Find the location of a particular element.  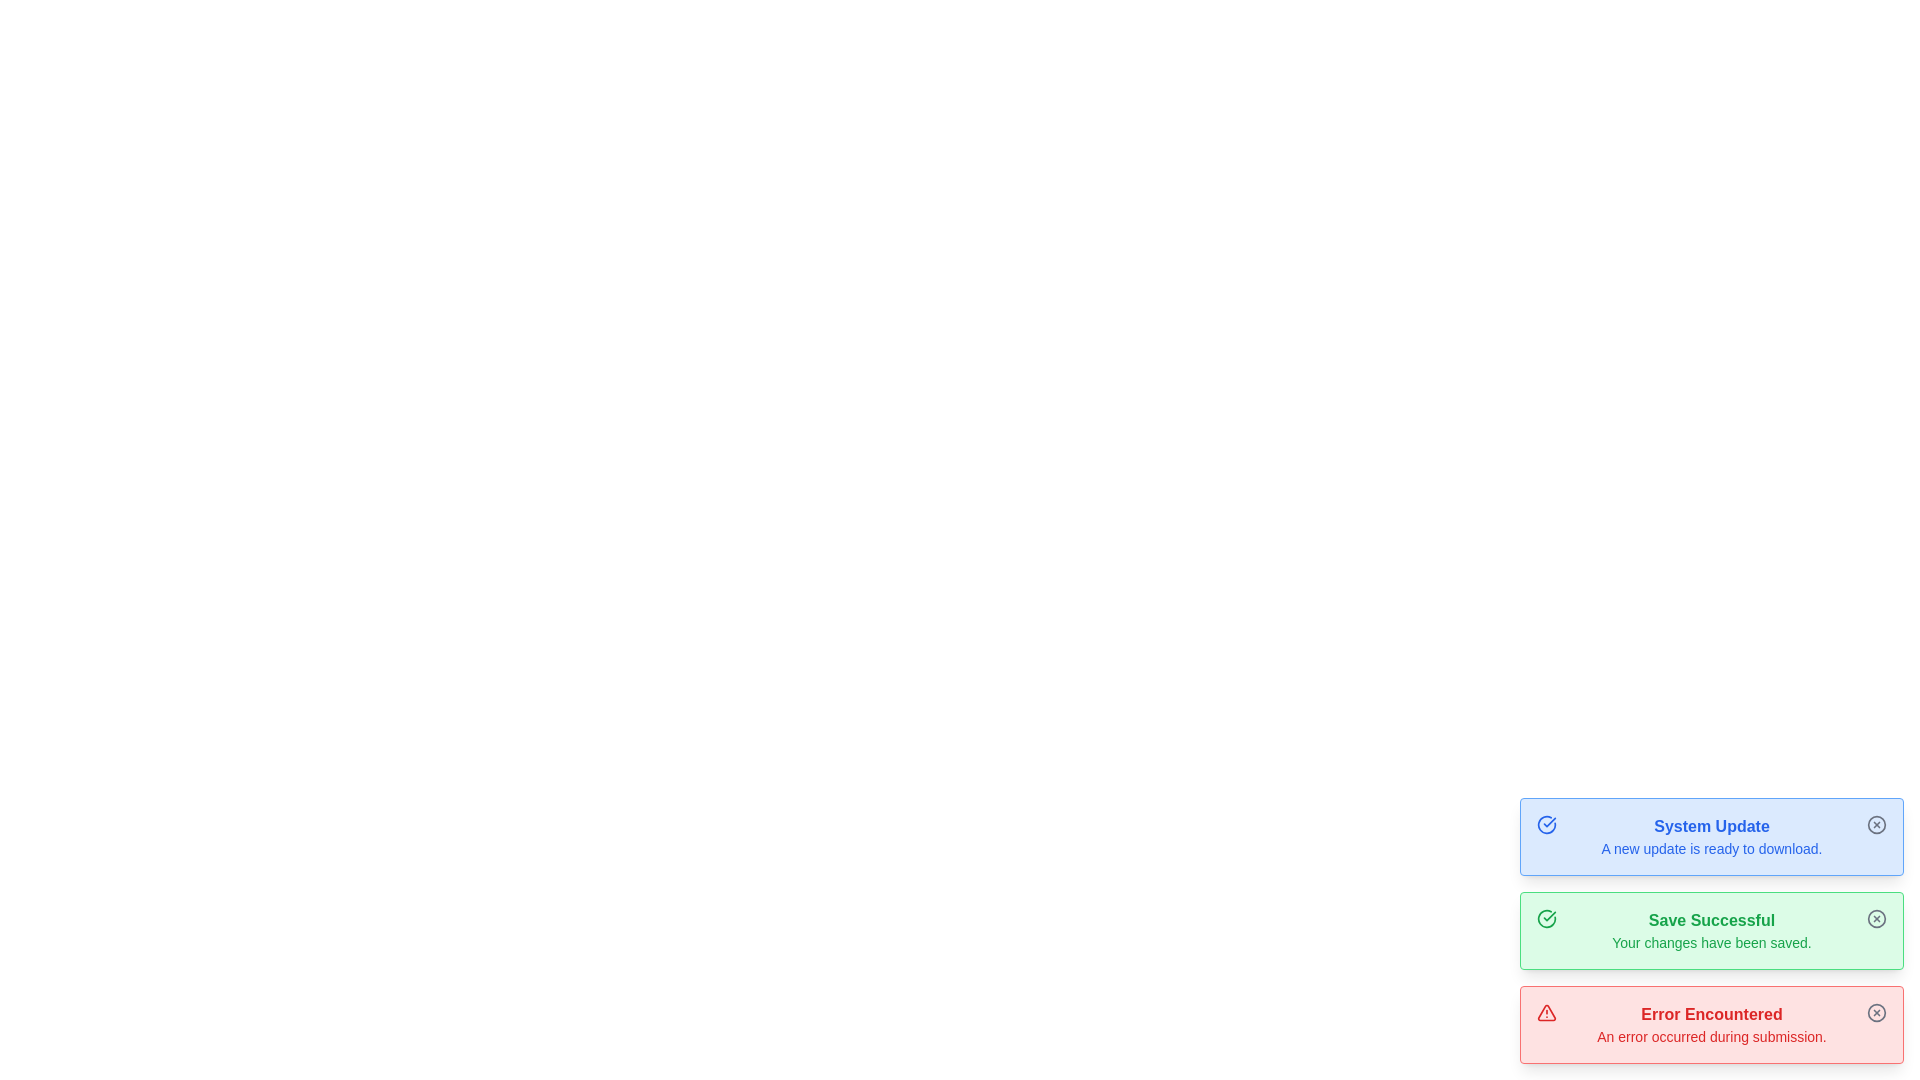

the bold green text label that reads 'Save Successful', which is the header text of the second green notification box in a vertical stack of three notifications is located at coordinates (1711, 921).